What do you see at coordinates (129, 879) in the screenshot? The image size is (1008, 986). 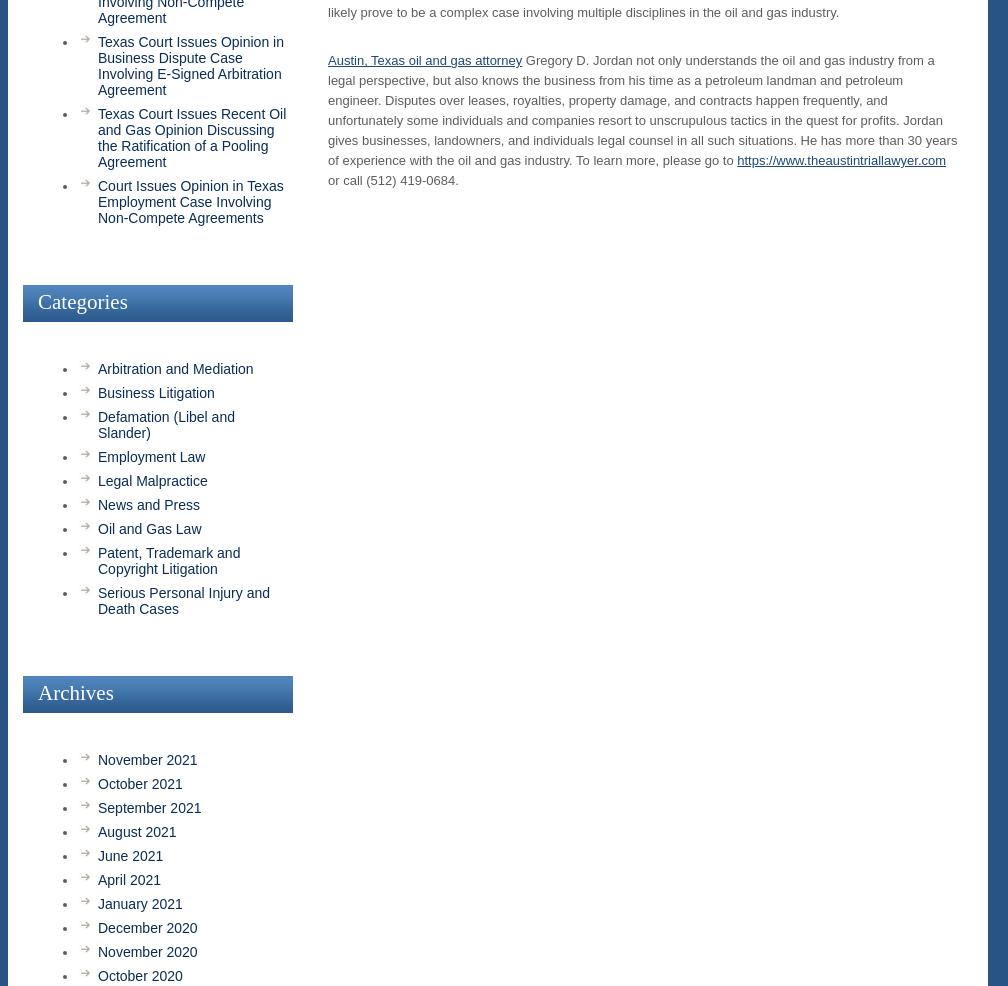 I see `'April 2021'` at bounding box center [129, 879].